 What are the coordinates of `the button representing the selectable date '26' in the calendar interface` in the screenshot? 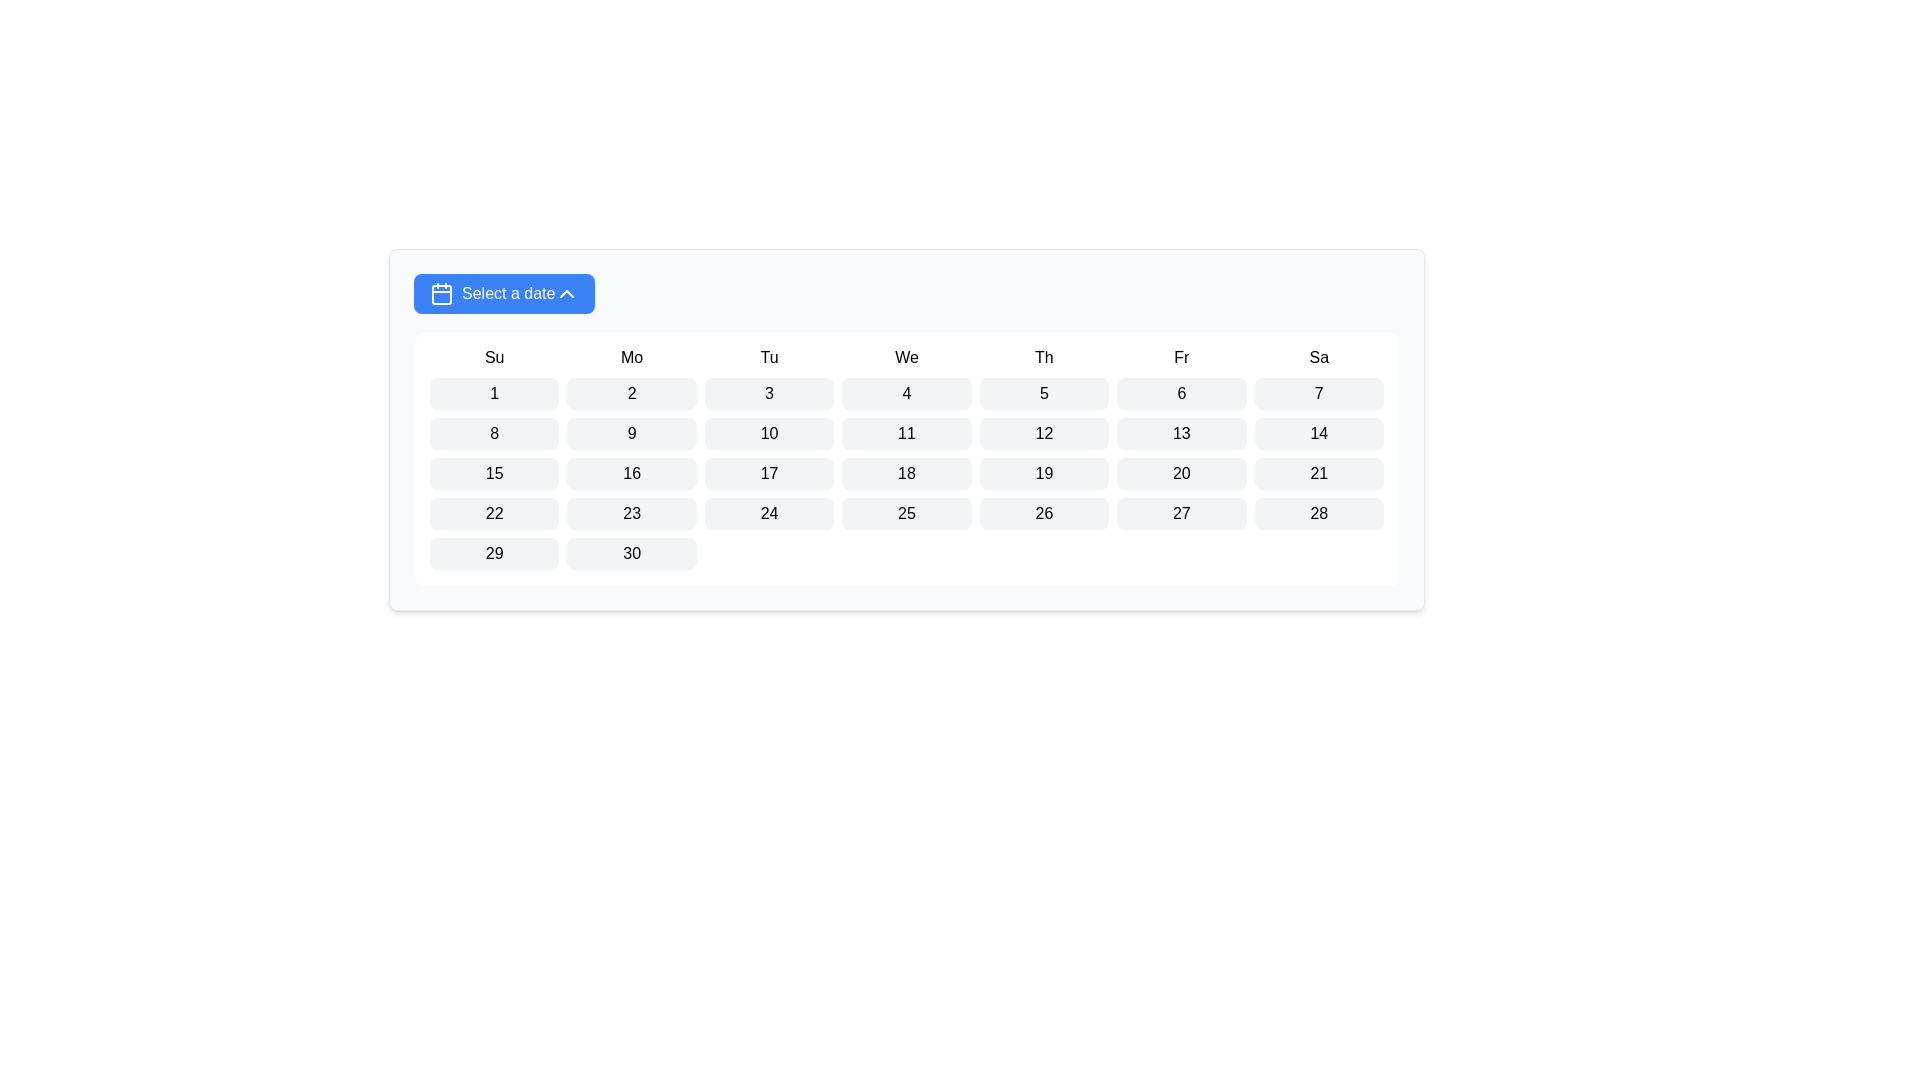 It's located at (1043, 512).